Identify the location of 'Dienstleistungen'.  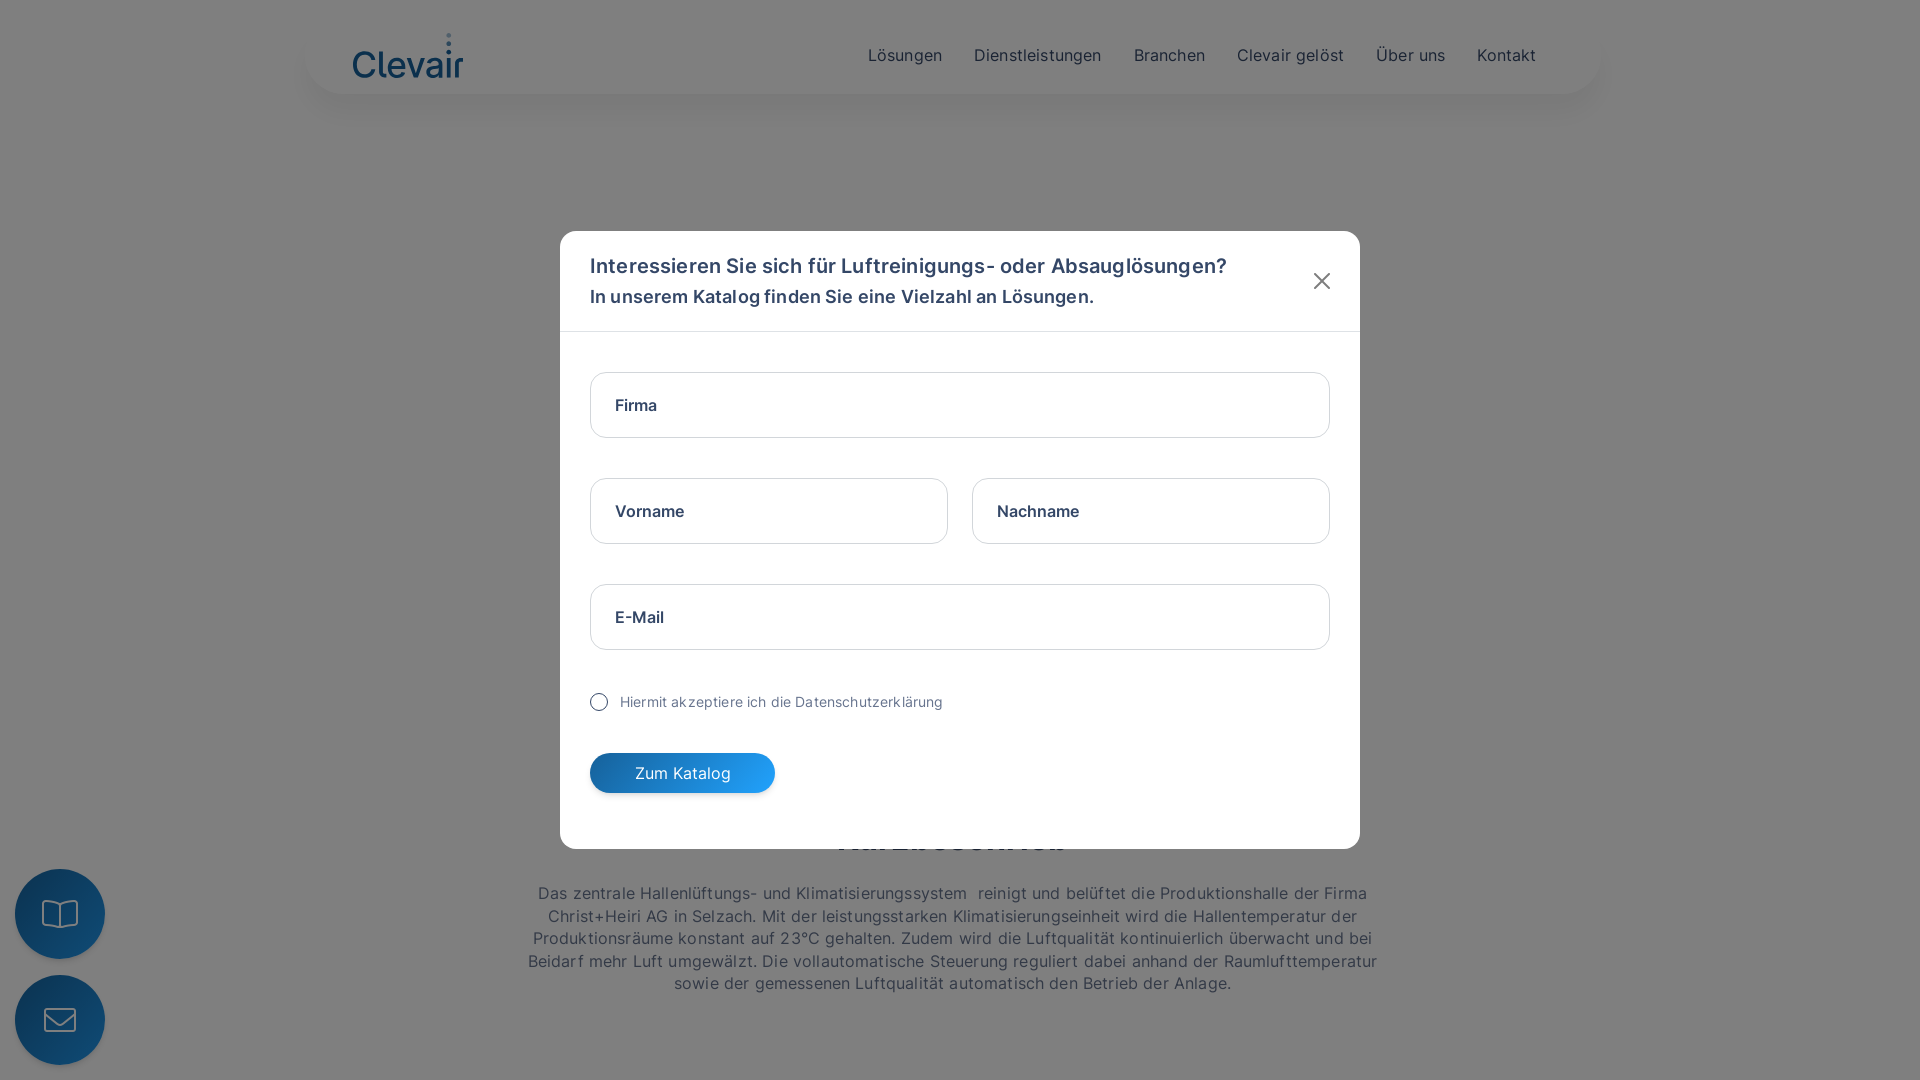
(1037, 52).